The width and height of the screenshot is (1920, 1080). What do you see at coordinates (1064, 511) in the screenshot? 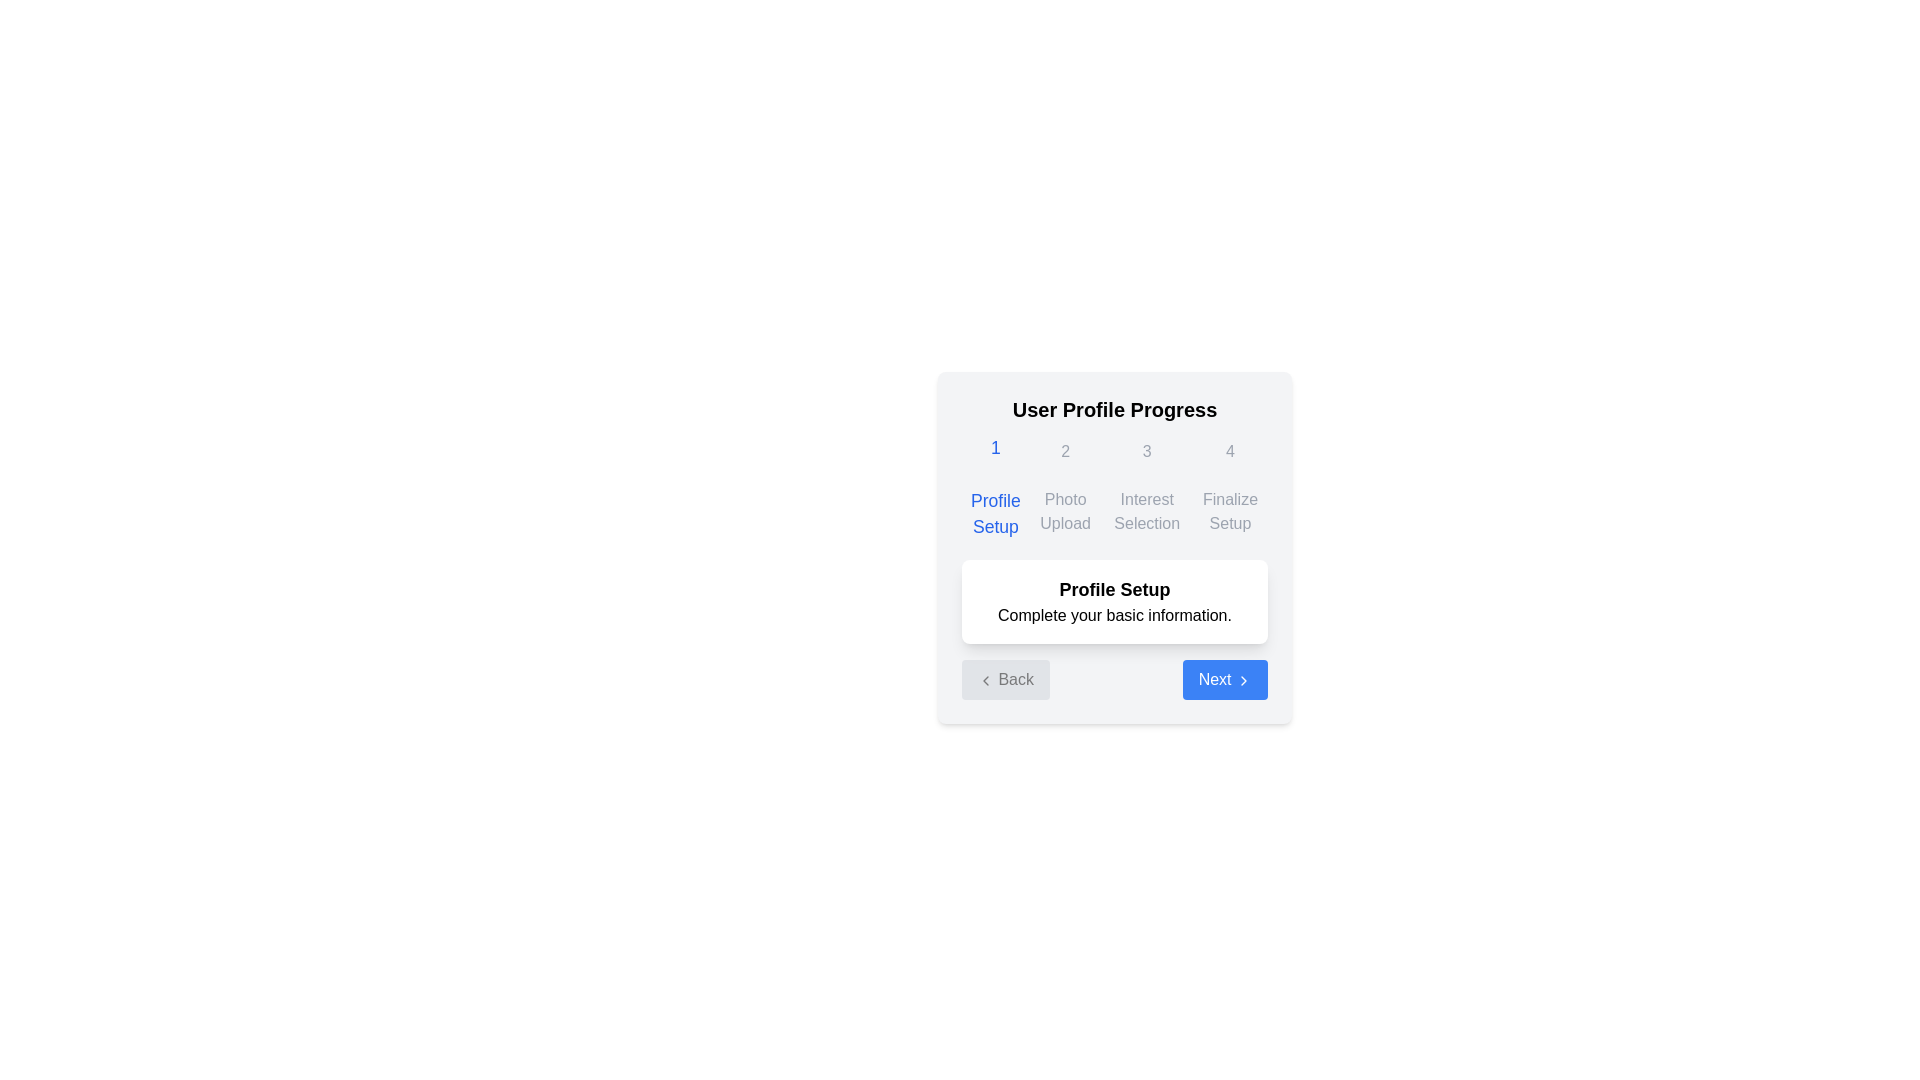
I see `the 'Photo Upload' label, which features the text styled in light gray and is located in the second step of the 'User Profile Progress' interface, beneath the digit '2' and to the right of the 'Profile Setup' label` at bounding box center [1064, 511].